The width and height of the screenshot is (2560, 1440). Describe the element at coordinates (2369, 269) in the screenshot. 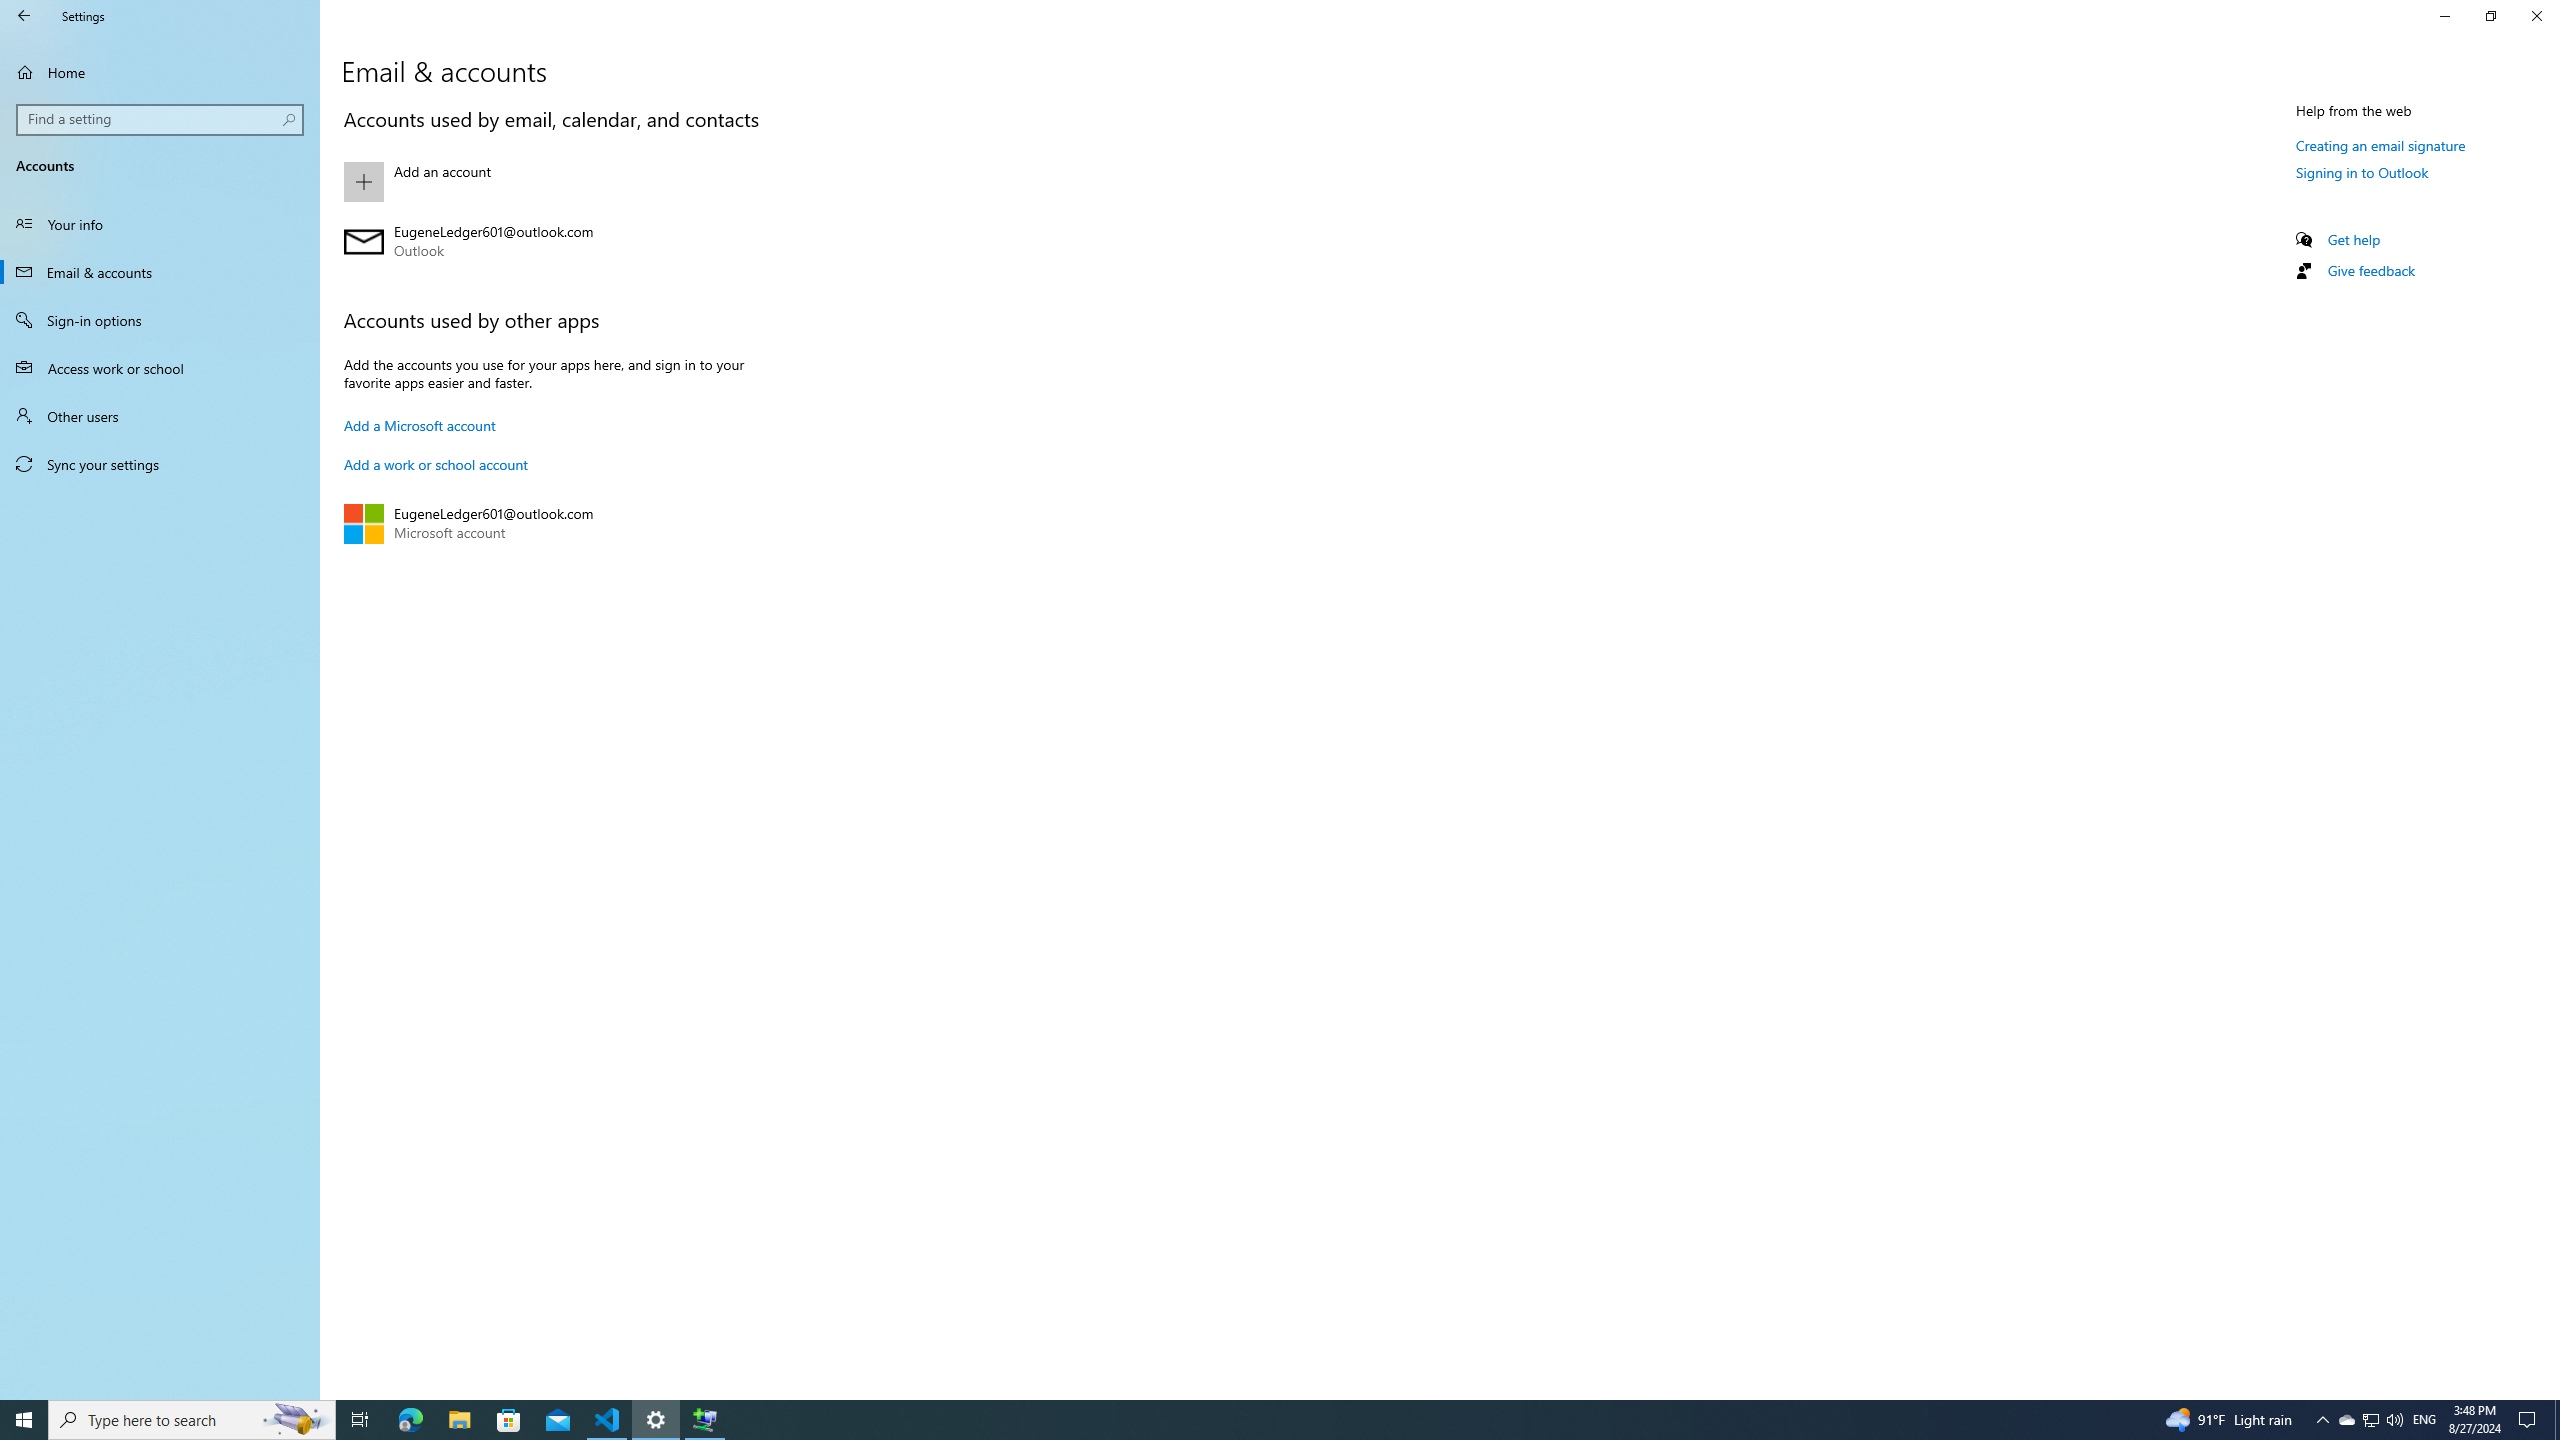

I see `'Give feedback'` at that location.